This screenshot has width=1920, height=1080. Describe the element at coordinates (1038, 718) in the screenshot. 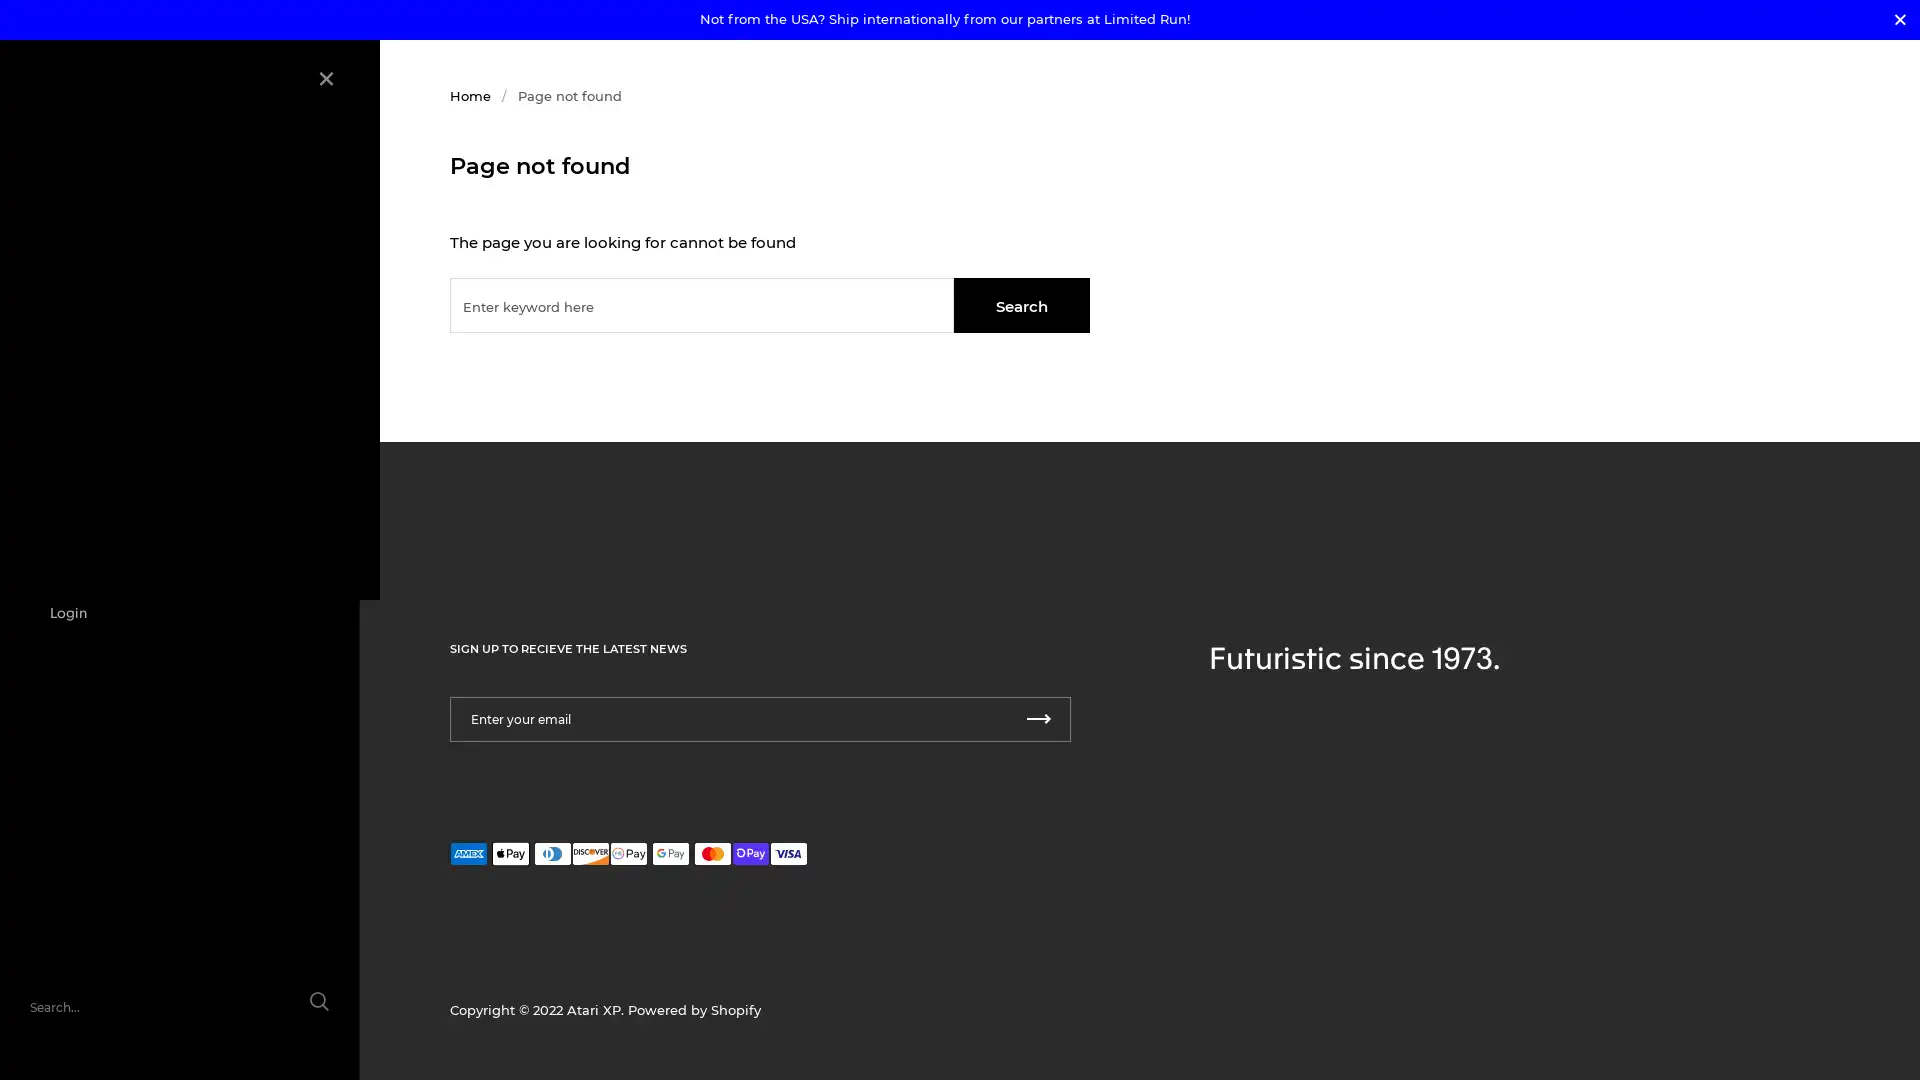

I see `Submit` at that location.